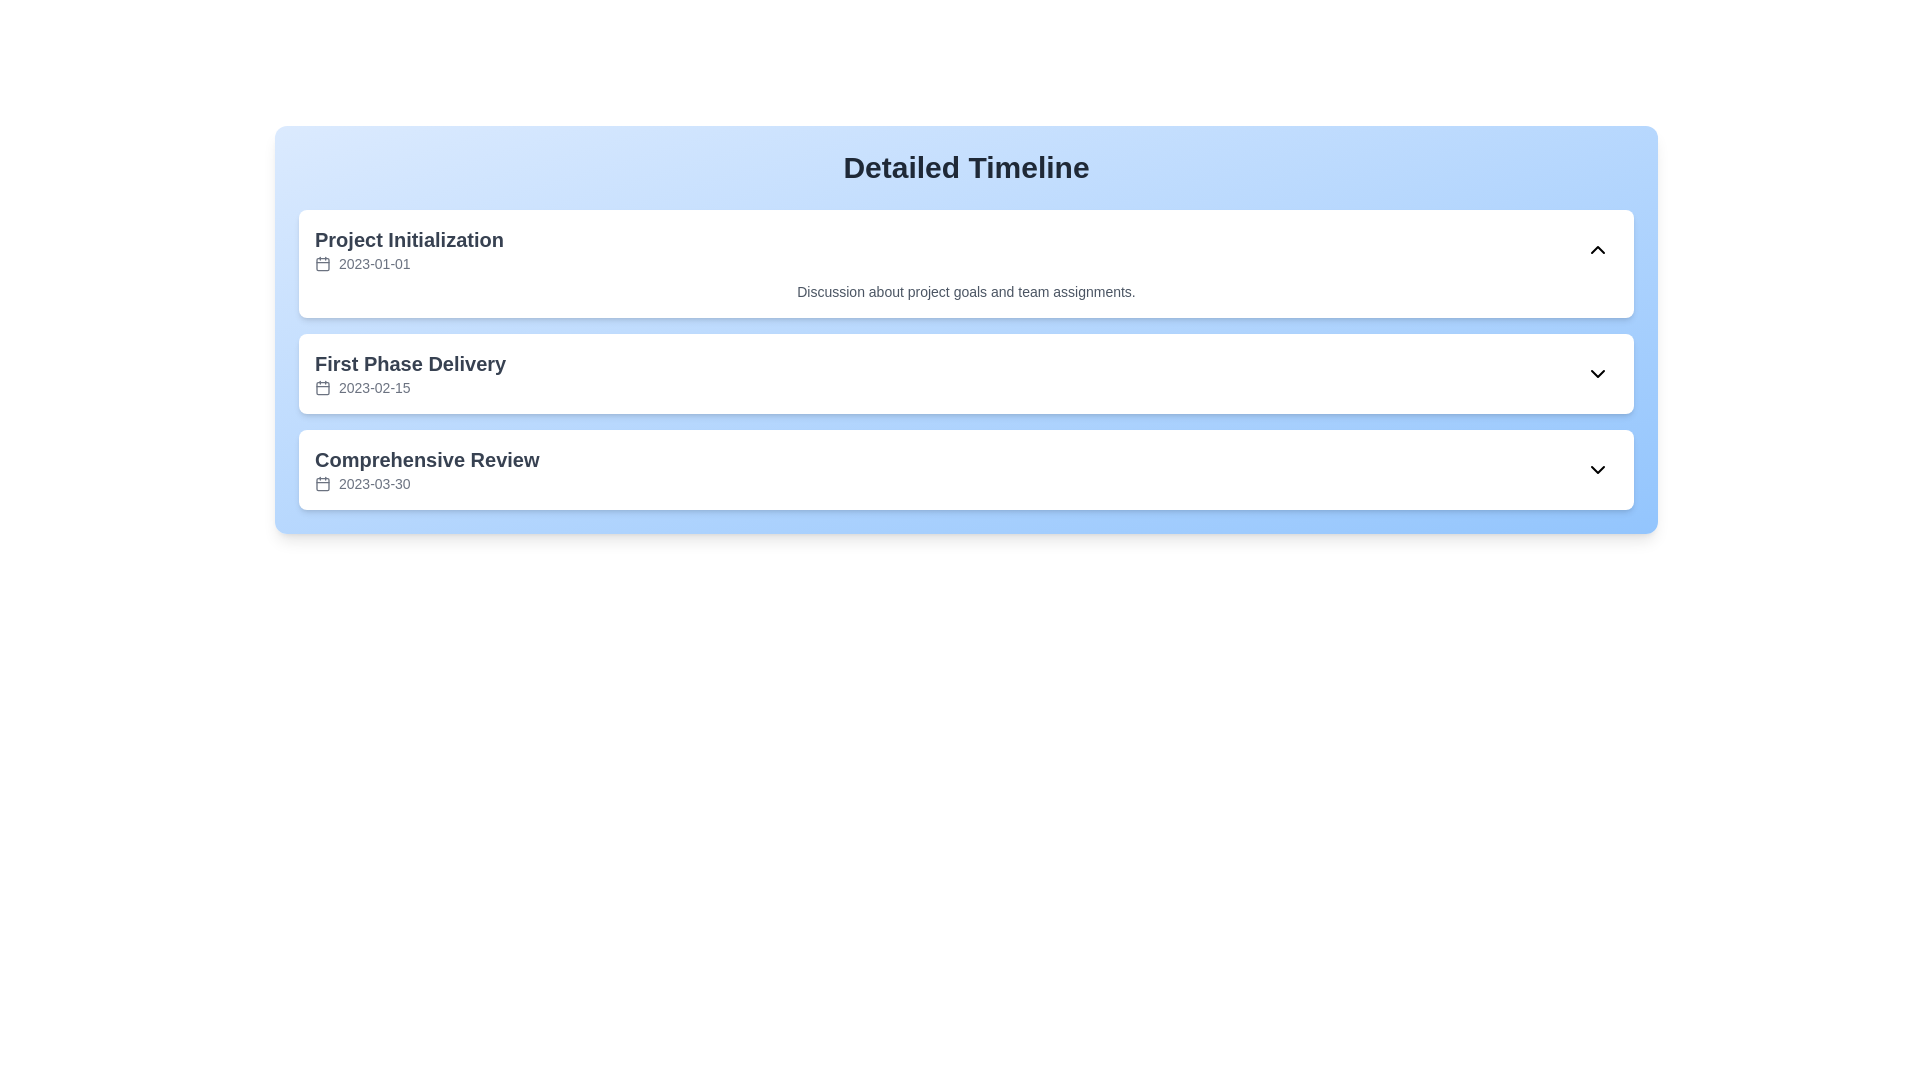 This screenshot has height=1080, width=1920. Describe the element at coordinates (322, 388) in the screenshot. I see `the calendar icon located to the left of the date '2023-02-15' in the second event entry labeled 'First Phase Delivery'` at that location.